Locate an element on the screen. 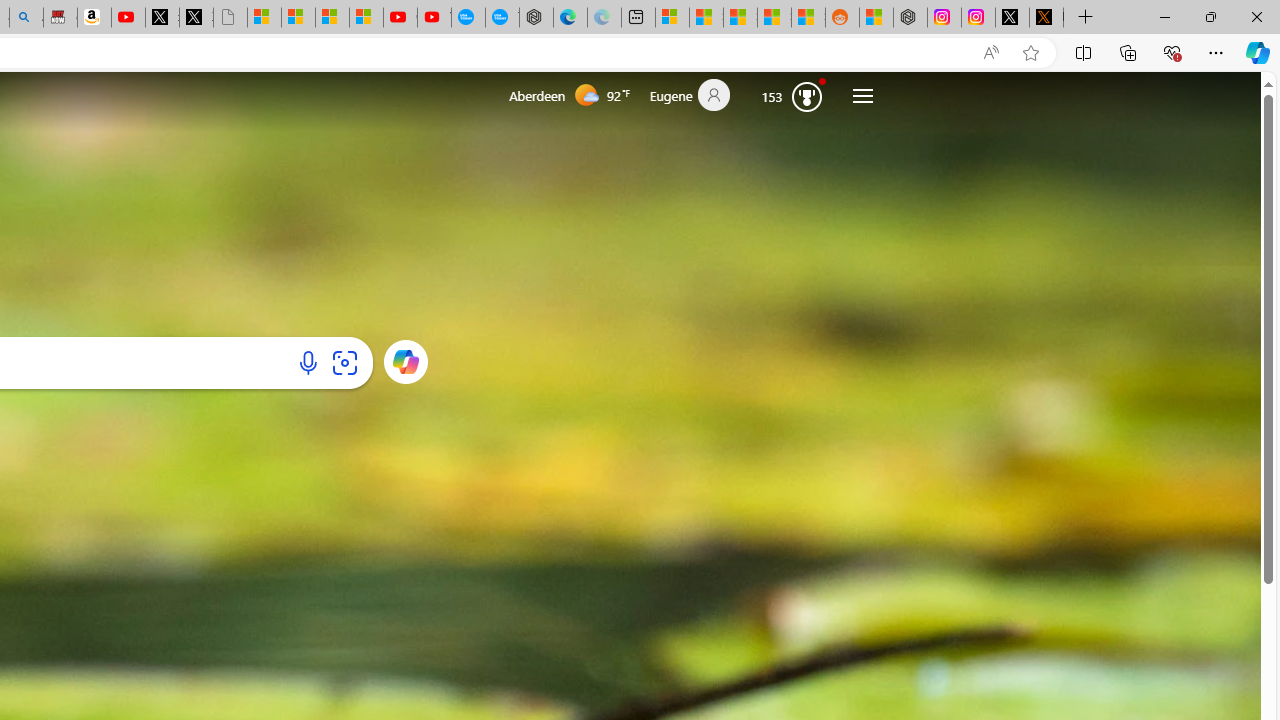 The image size is (1280, 720). 'Search using an image' is located at coordinates (344, 362).